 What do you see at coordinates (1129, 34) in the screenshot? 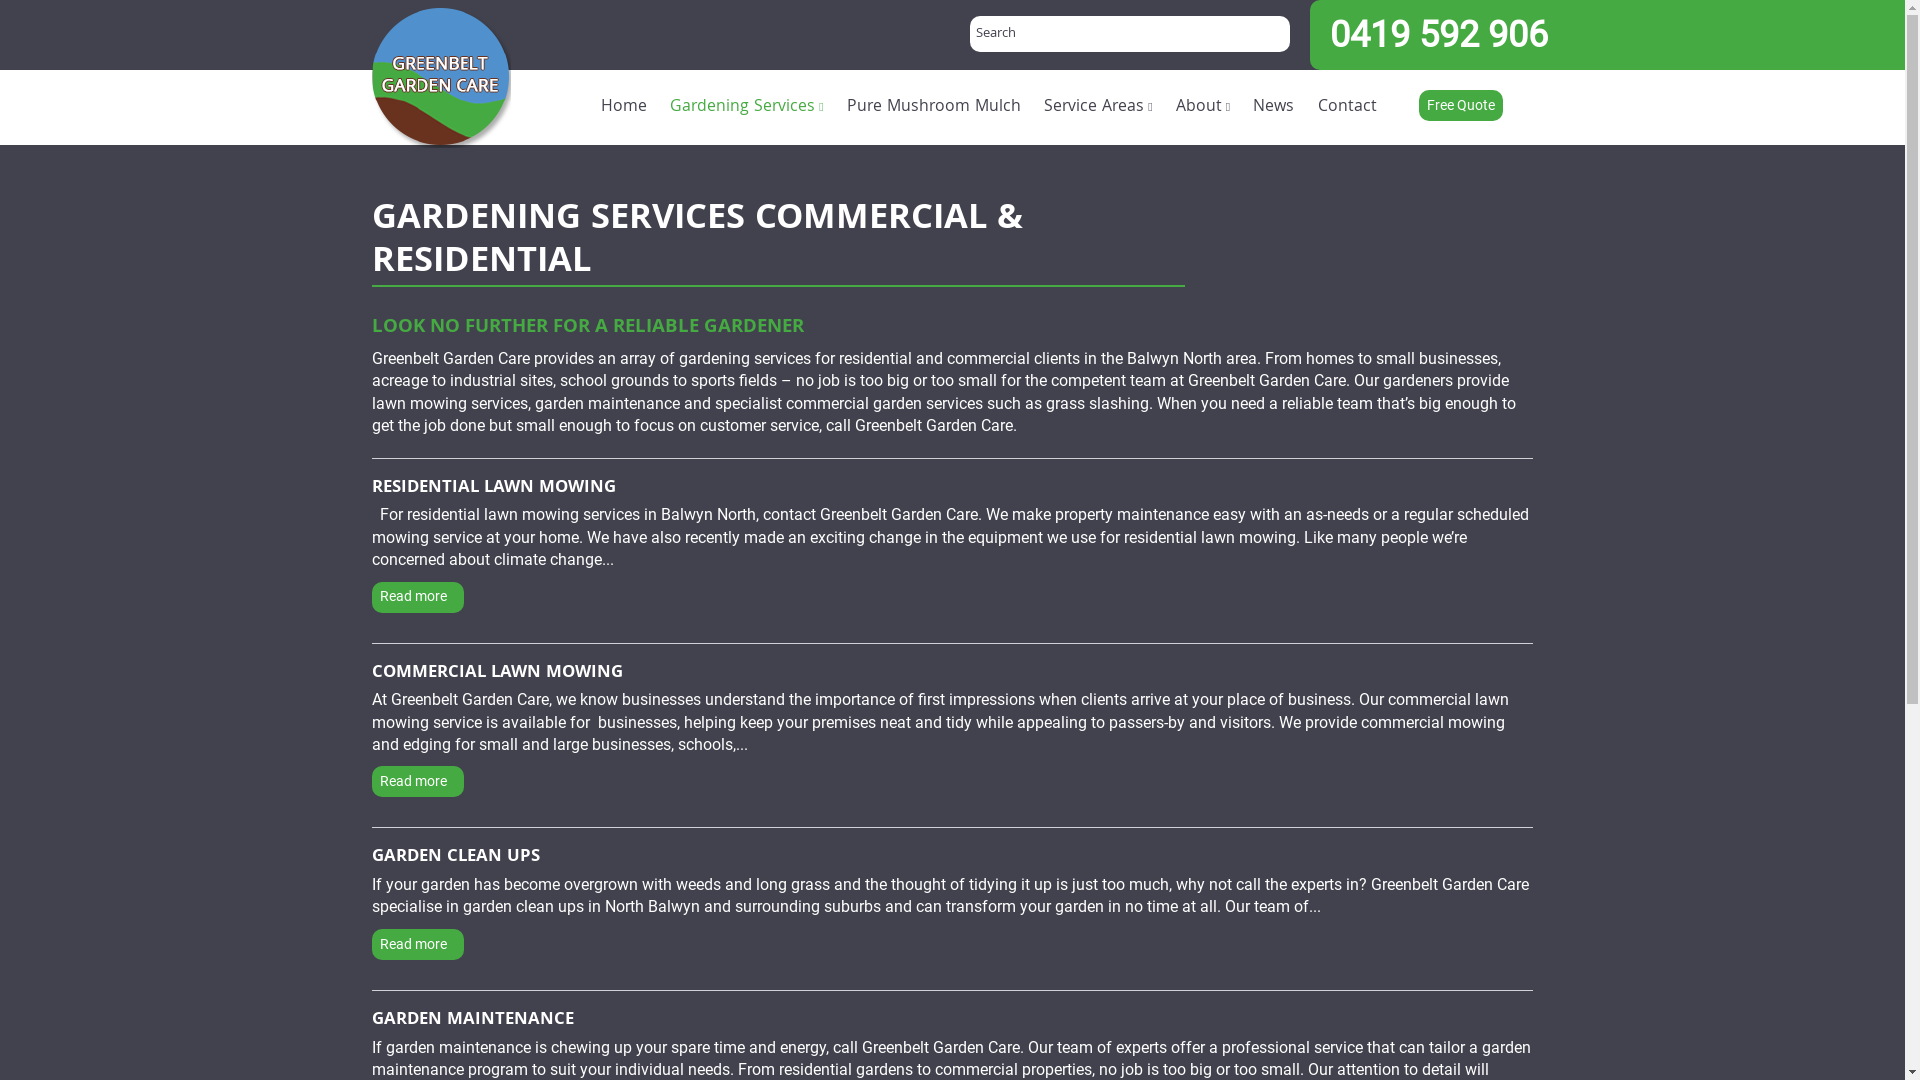
I see `'Search for:'` at bounding box center [1129, 34].